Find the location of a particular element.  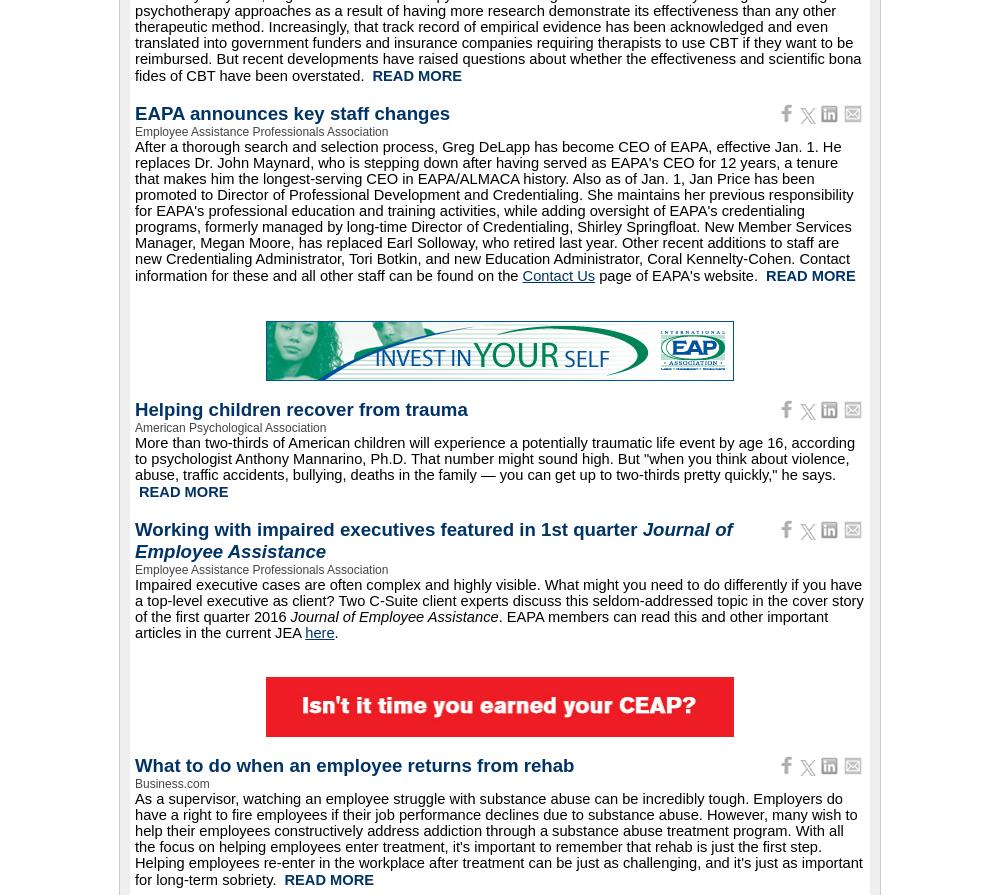

'After a thorough search and selection process, Greg DeLapp has become CEO of EAPA, effective Jan. 1.  He replaces Dr. John Maynard, who is stepping down after having served as EAPA's CEO for 12 years, a tenure that makes him the longest-serving CEO in EAPA/ALMACA history.  Also as of Jan. 1, Jan Price has been promoted to Director of Professional Development and Credentialing.  She maintains her previous responsibility for EAPA's professional education and training activities, while adding oversight of EAPA's credentialing programs, formerly managed by long-time Director of Credentialing, Shirley Springfloat.  New Member Services Manager, Megan Moore, has replaced Earl Solloway, who retired last year.  Other recent additions to staff are new Credentialing Administrator, Tori Botkin, and new Education Administrator, Coral Kennelty-Cohen.  Contact information for these and all other staff can be found on the' is located at coordinates (493, 211).